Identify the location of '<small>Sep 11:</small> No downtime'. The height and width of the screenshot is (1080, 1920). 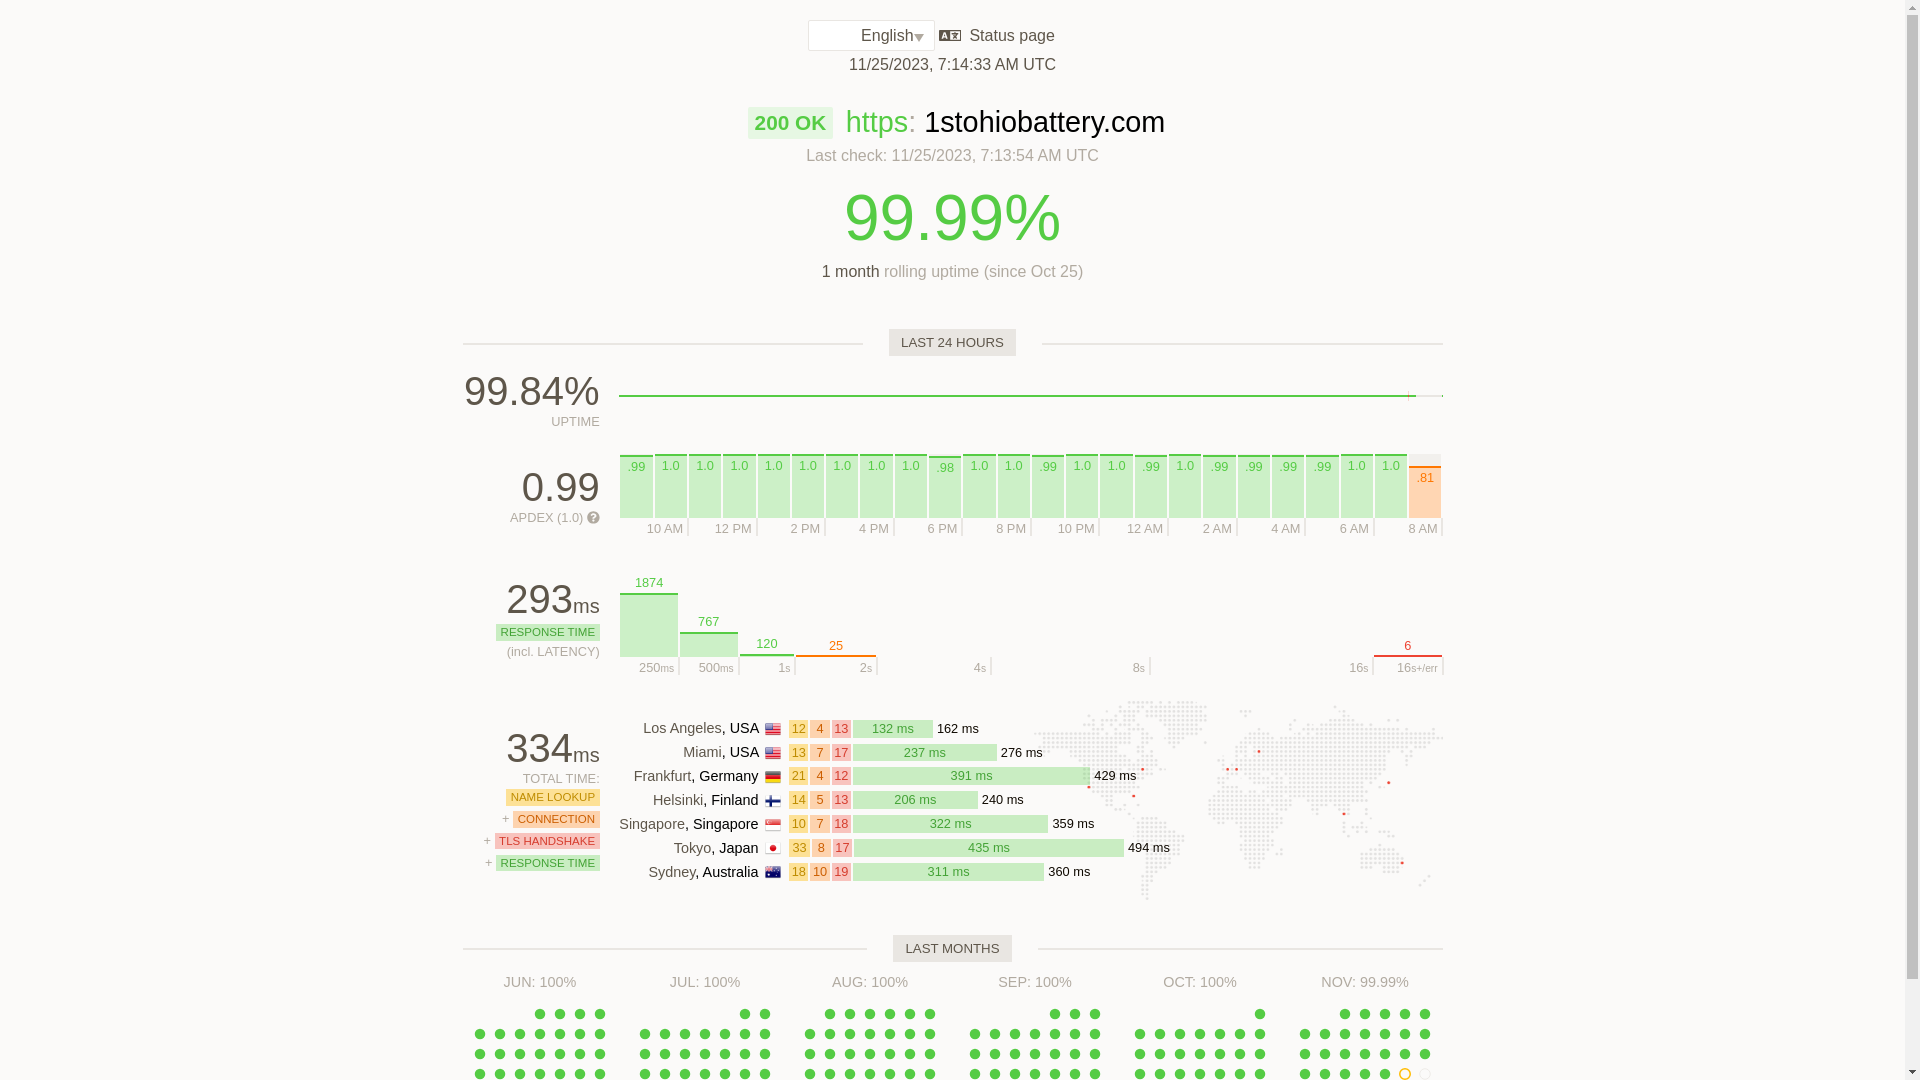
(974, 1052).